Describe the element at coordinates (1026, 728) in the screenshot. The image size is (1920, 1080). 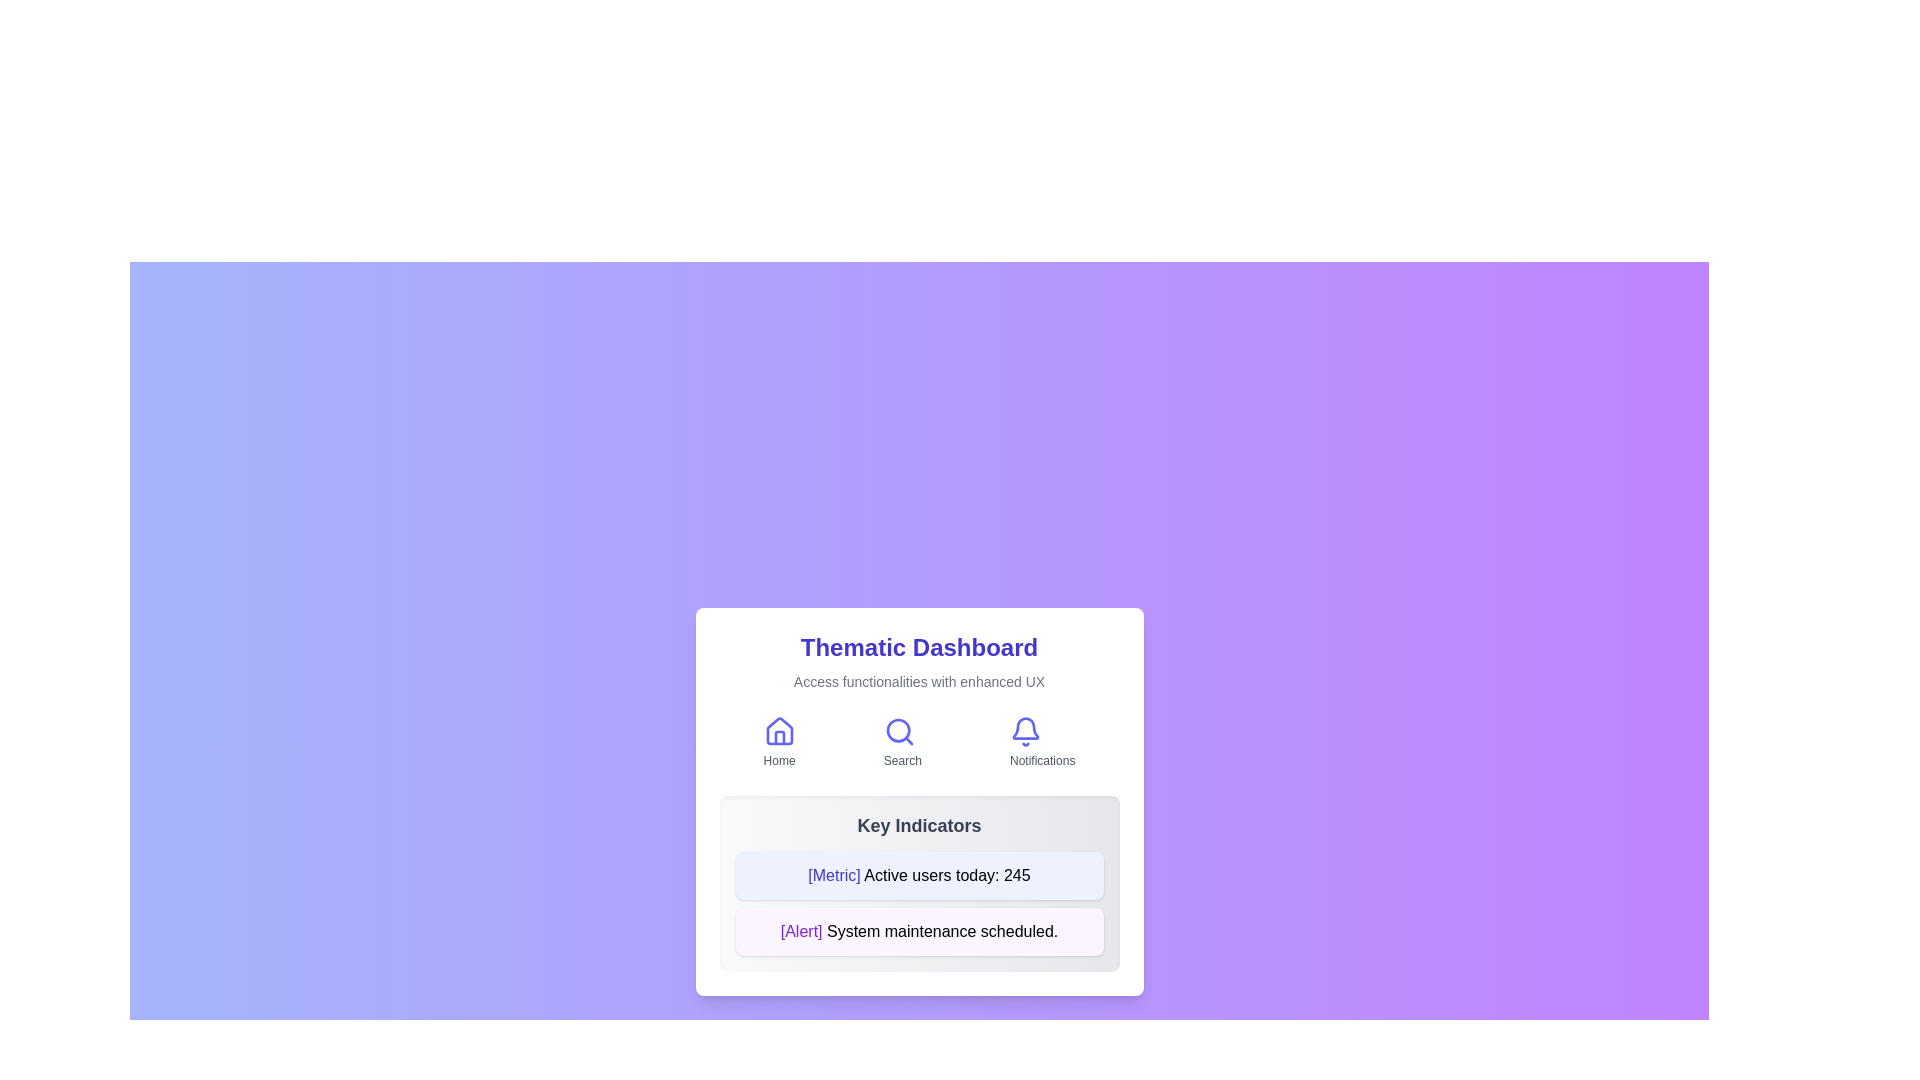
I see `the dark blue bell icon representing notifications, which is centrally located in the notification group at the top section of the main interface` at that location.